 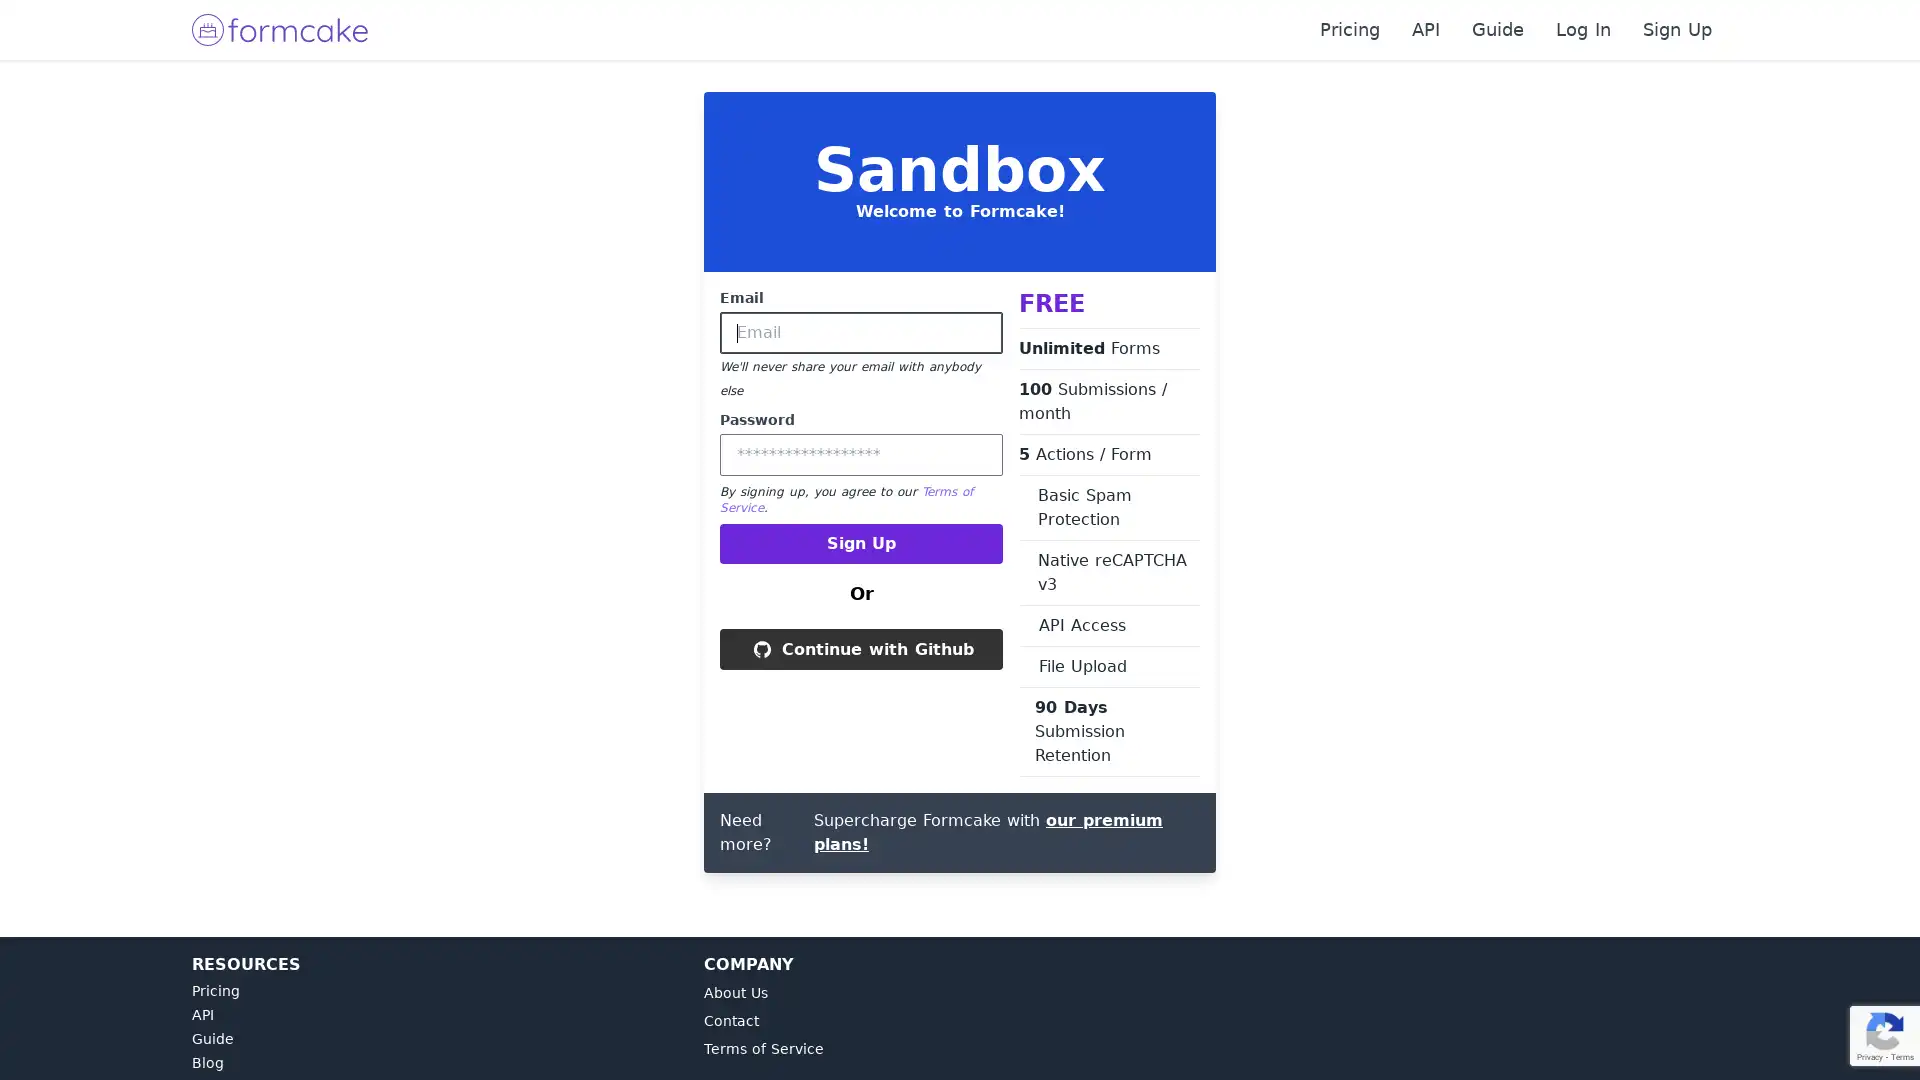 I want to click on Sign Up, so click(x=861, y=543).